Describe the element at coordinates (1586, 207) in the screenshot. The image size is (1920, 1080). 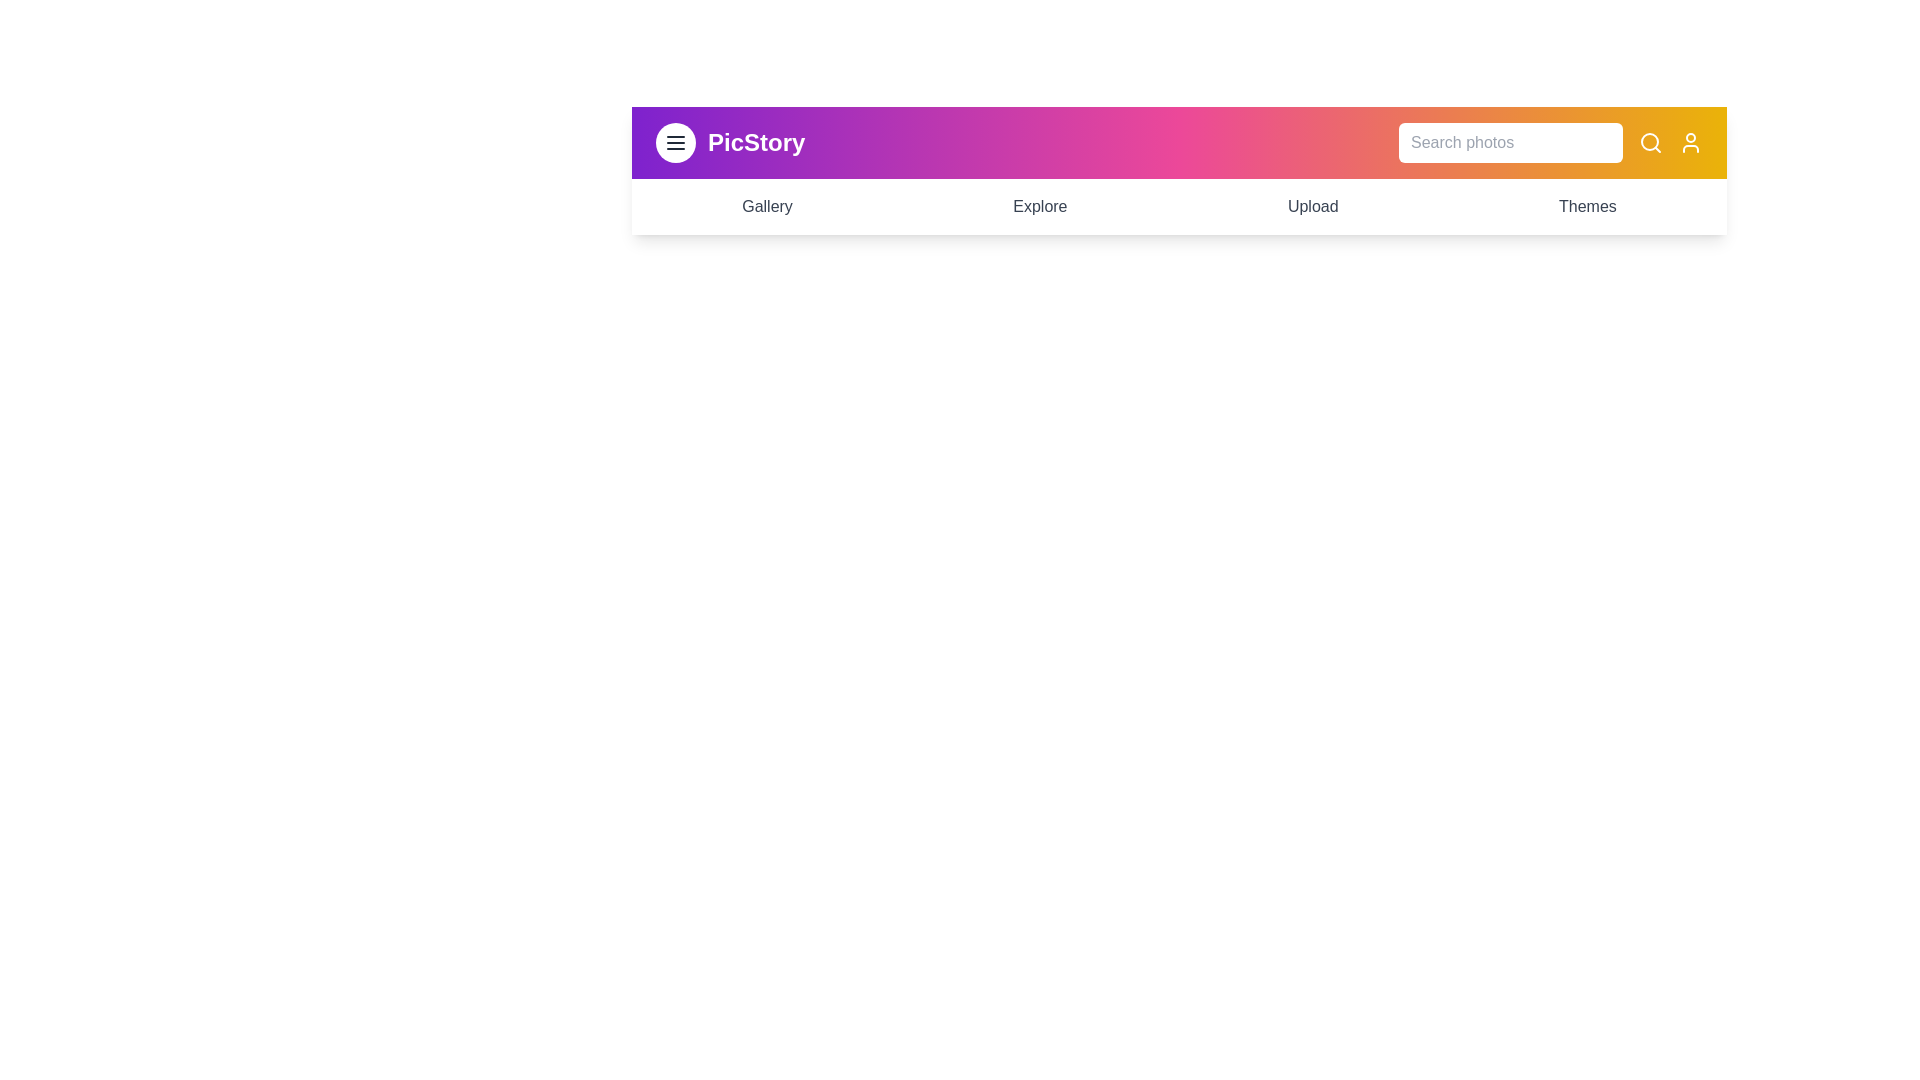
I see `the 'Themes' menu item to navigate to the 'Themes' section` at that location.